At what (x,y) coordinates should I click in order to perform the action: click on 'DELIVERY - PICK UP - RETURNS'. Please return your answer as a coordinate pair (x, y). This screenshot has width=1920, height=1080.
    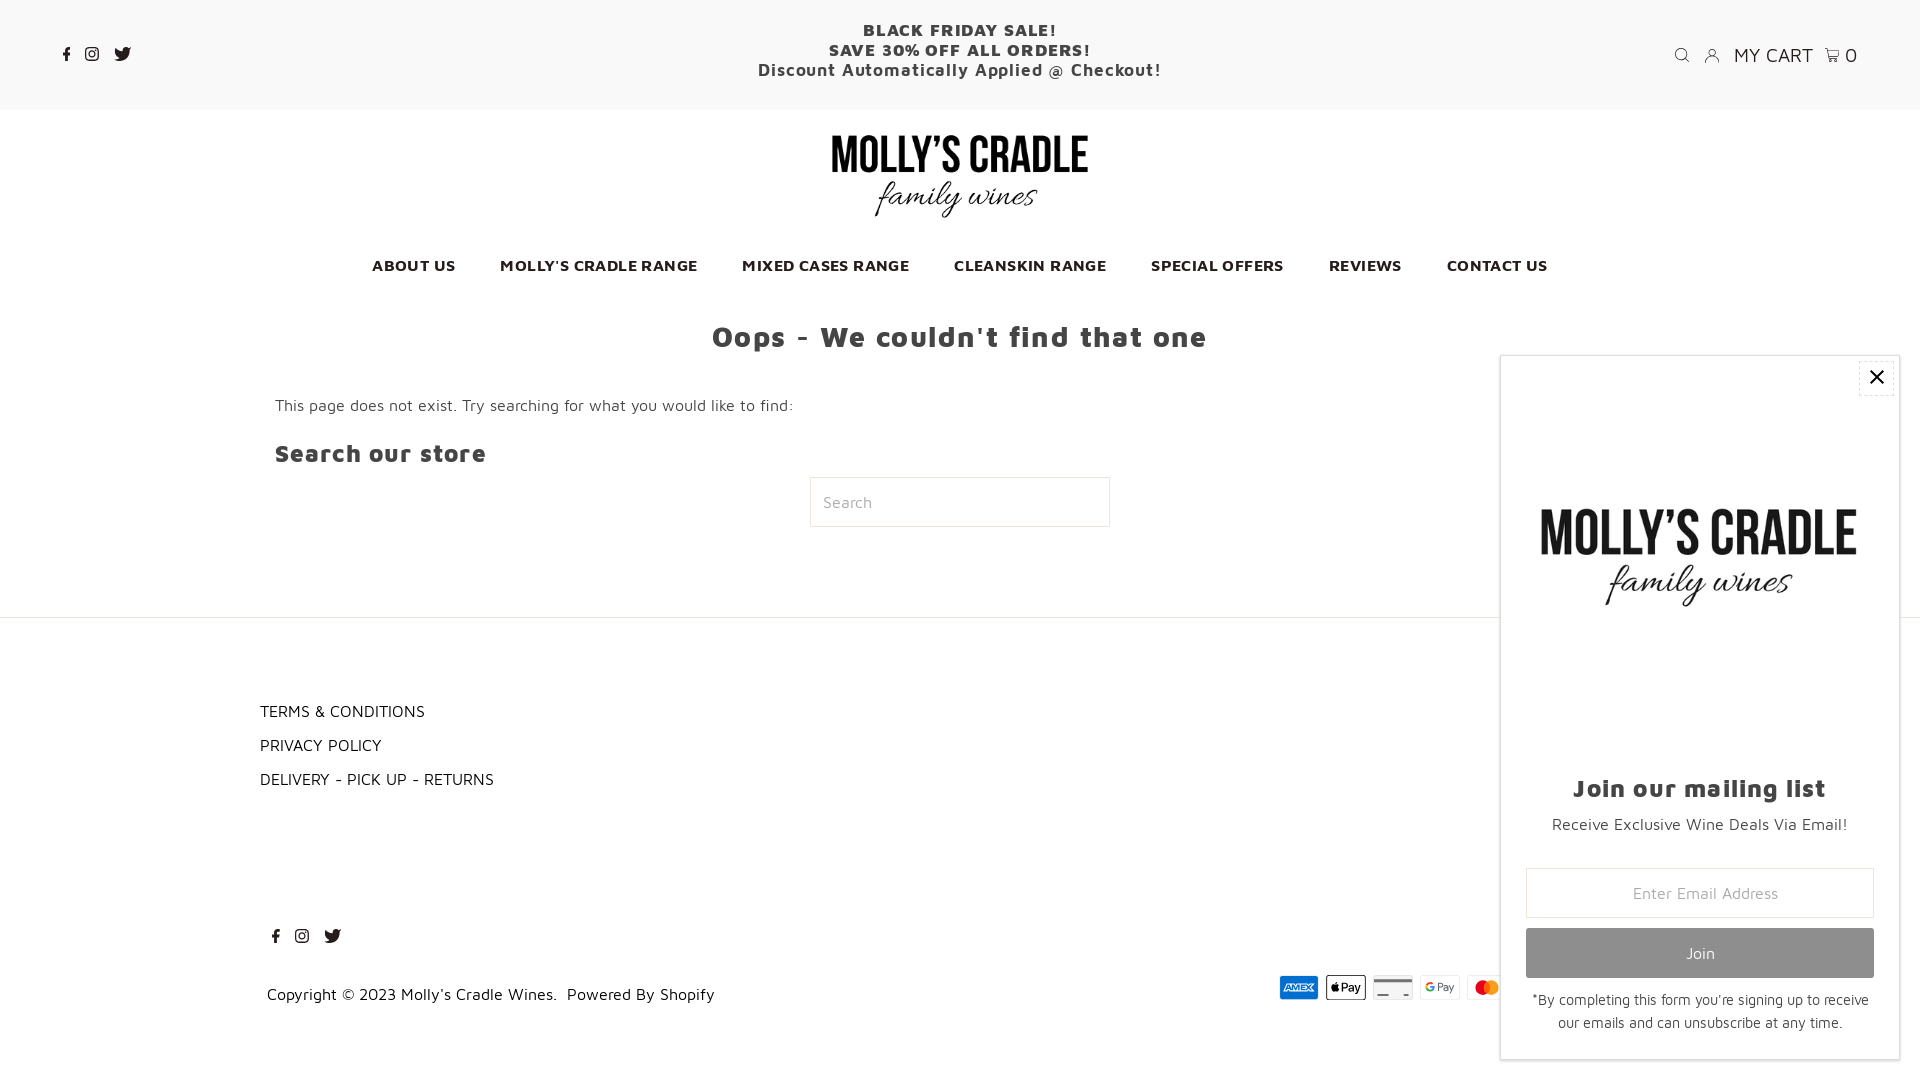
    Looking at the image, I should click on (377, 778).